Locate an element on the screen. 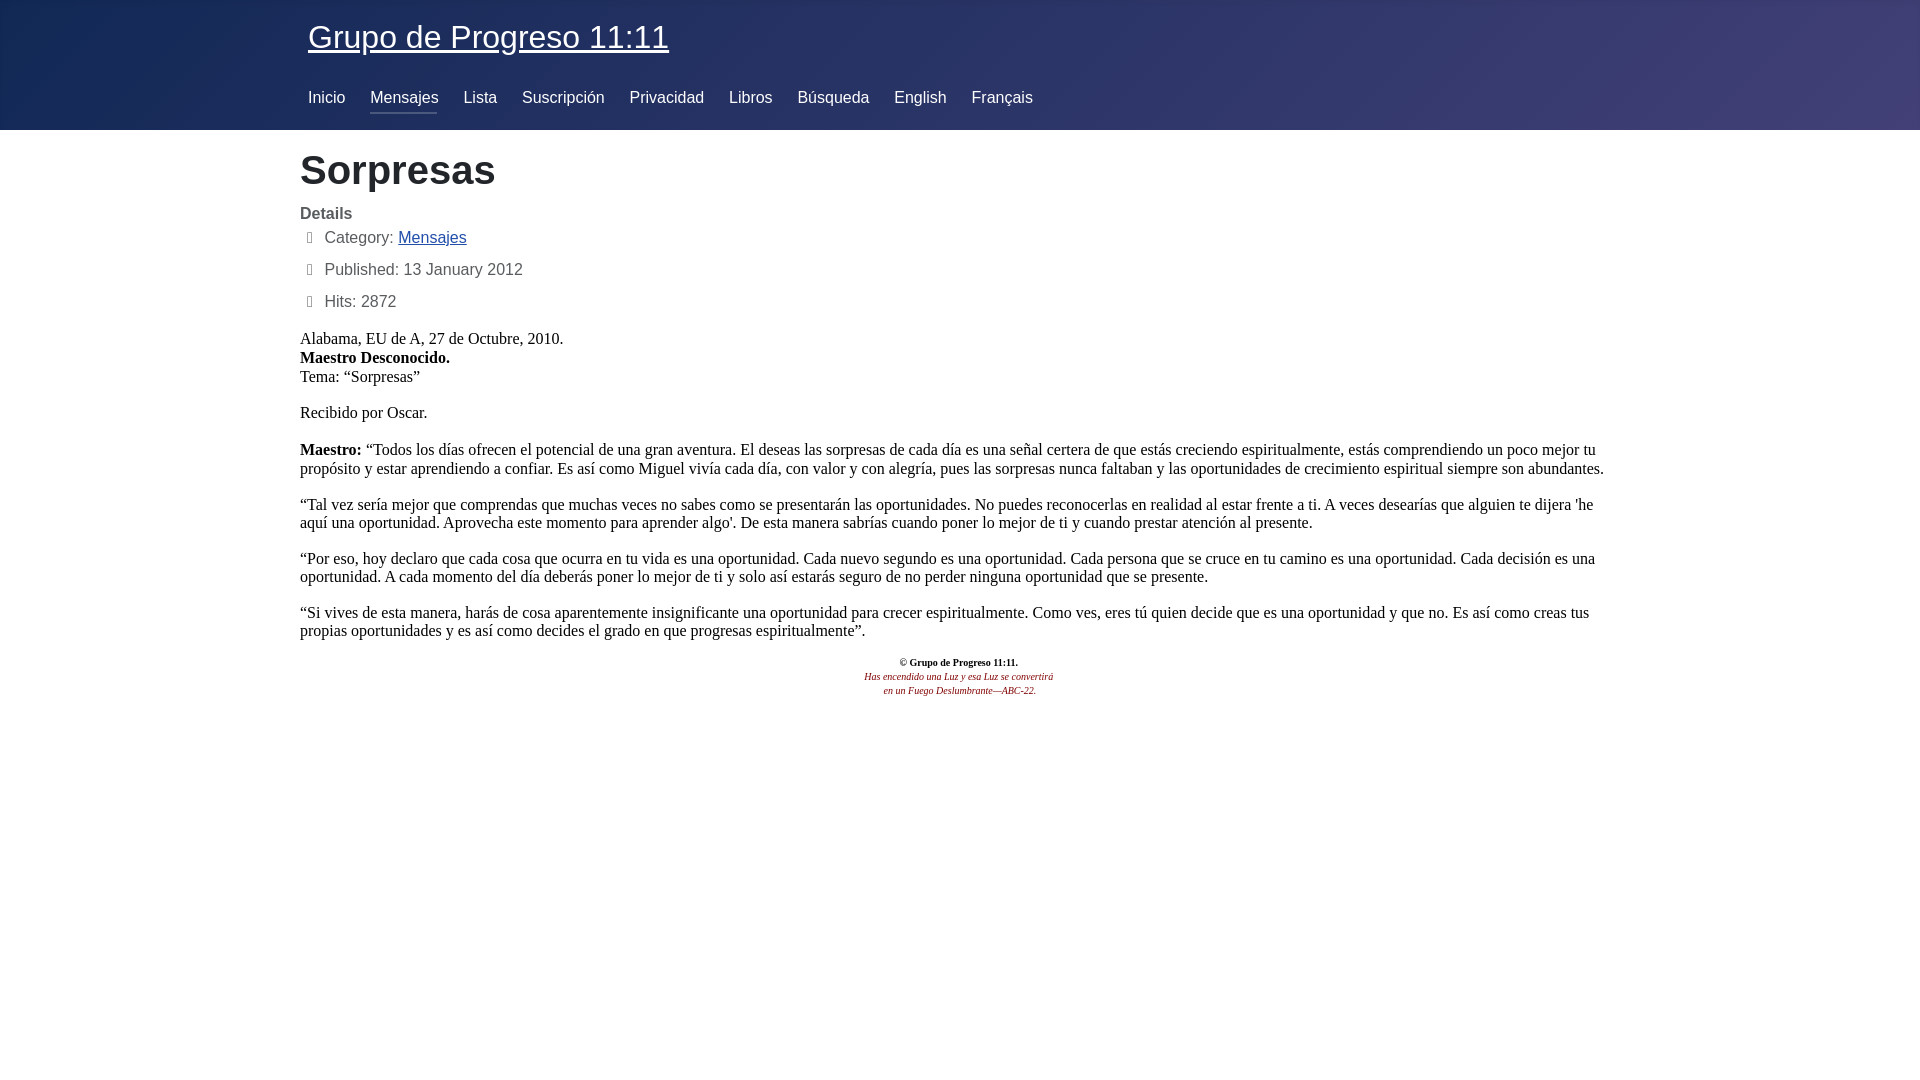  'Privacidad' is located at coordinates (667, 97).